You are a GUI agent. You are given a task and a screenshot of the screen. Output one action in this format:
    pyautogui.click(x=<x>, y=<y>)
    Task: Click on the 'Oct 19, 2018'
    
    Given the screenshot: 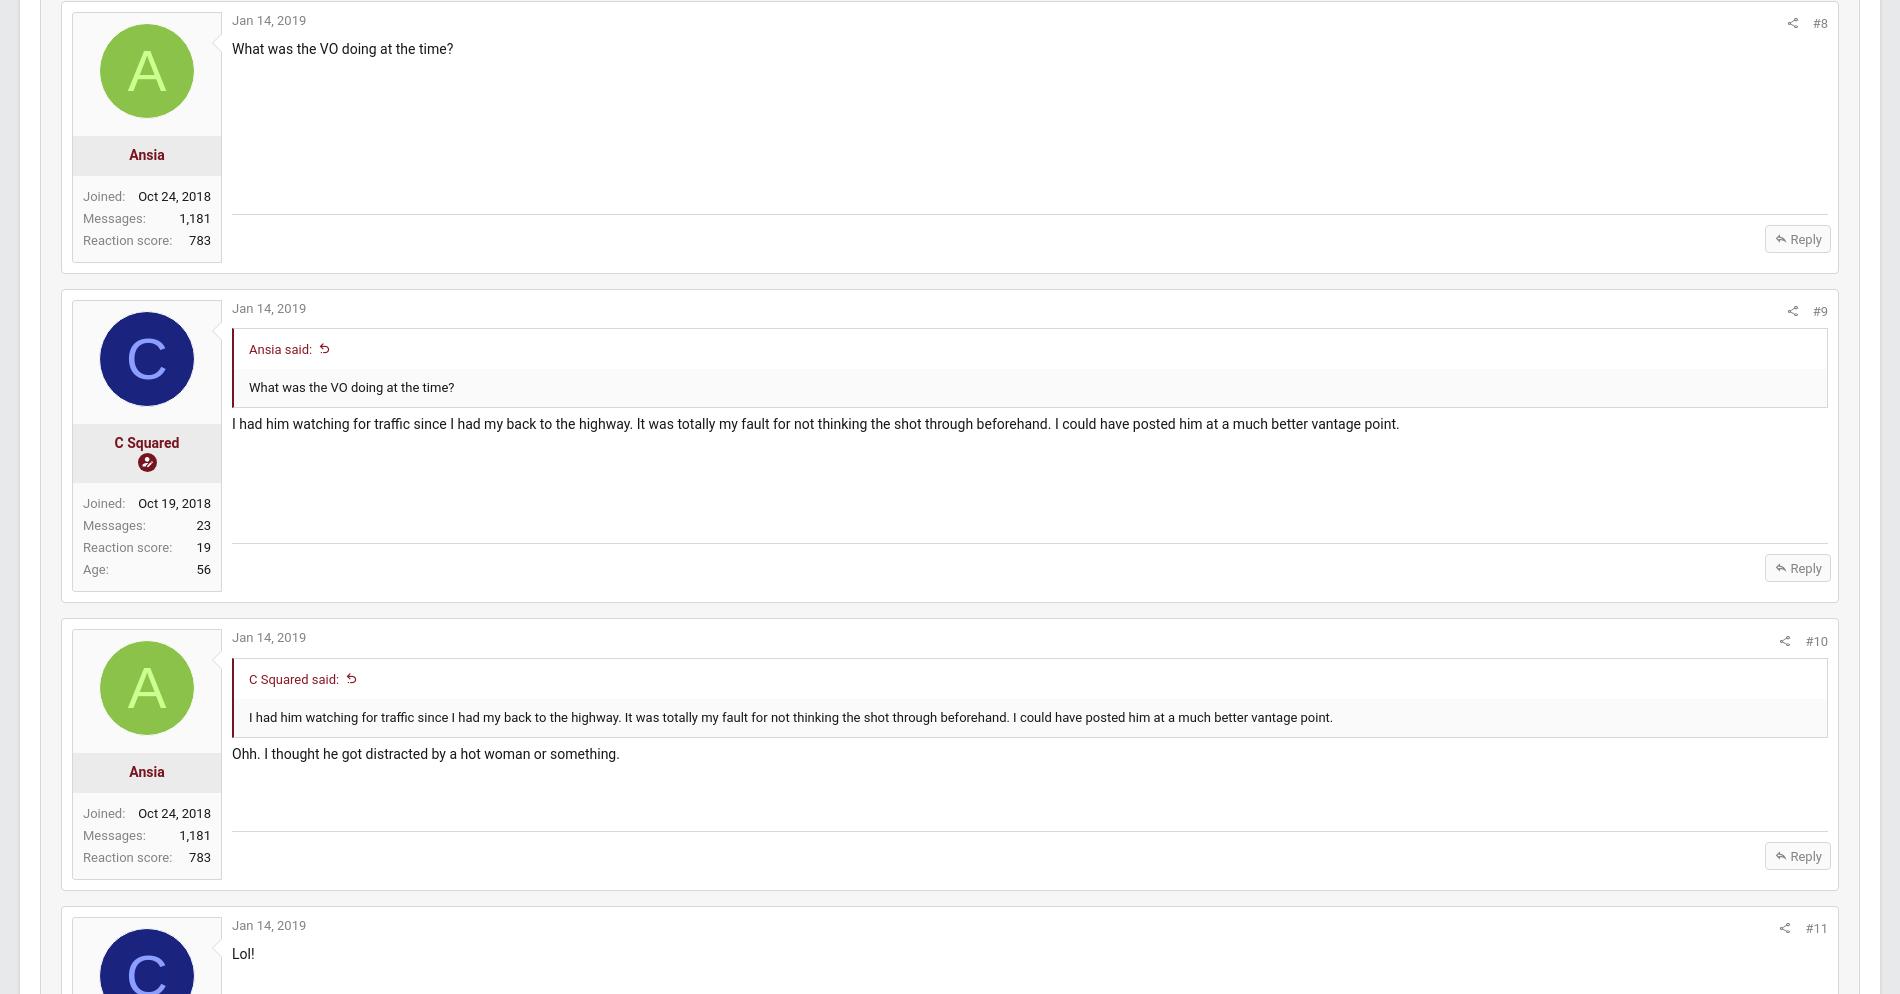 What is the action you would take?
    pyautogui.click(x=221, y=522)
    